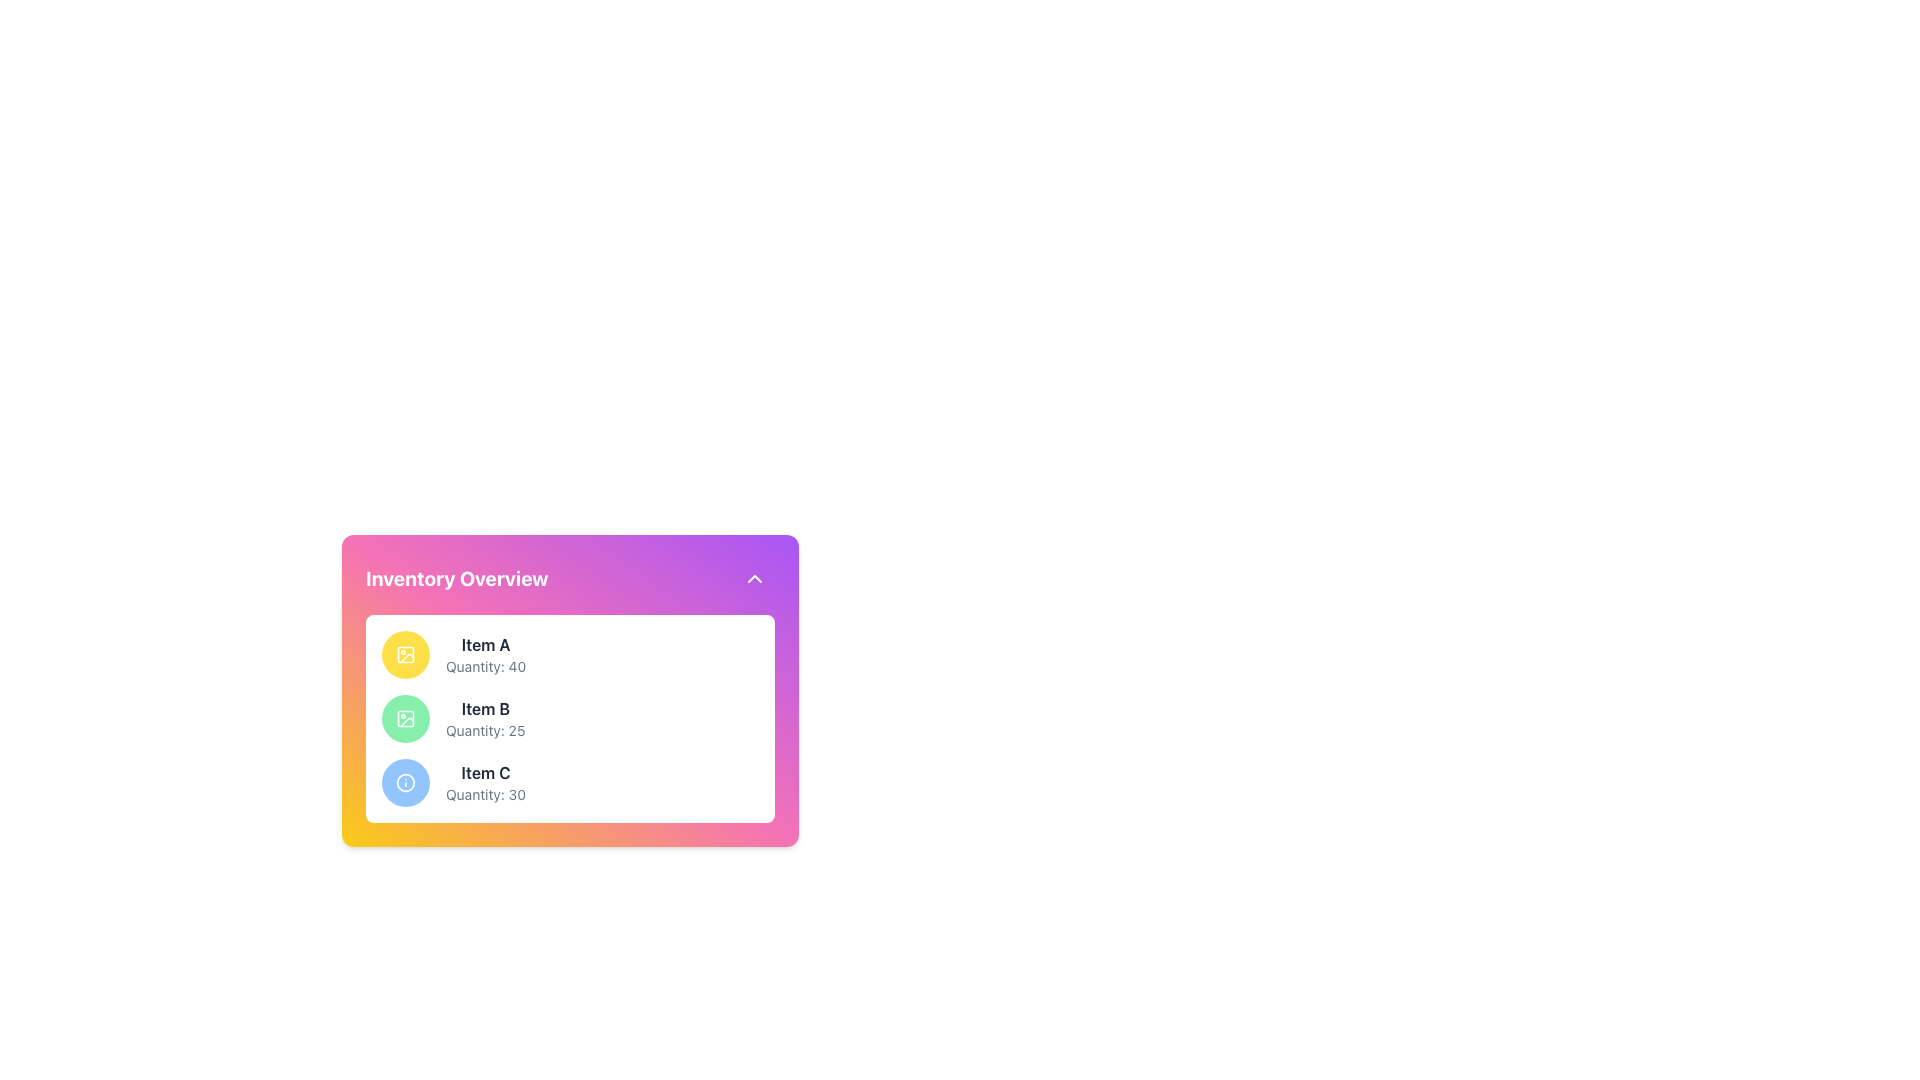 The height and width of the screenshot is (1080, 1920). What do you see at coordinates (753, 578) in the screenshot?
I see `the small chevron-up icon located in the top-right corner of the 'Inventory Overview' card` at bounding box center [753, 578].